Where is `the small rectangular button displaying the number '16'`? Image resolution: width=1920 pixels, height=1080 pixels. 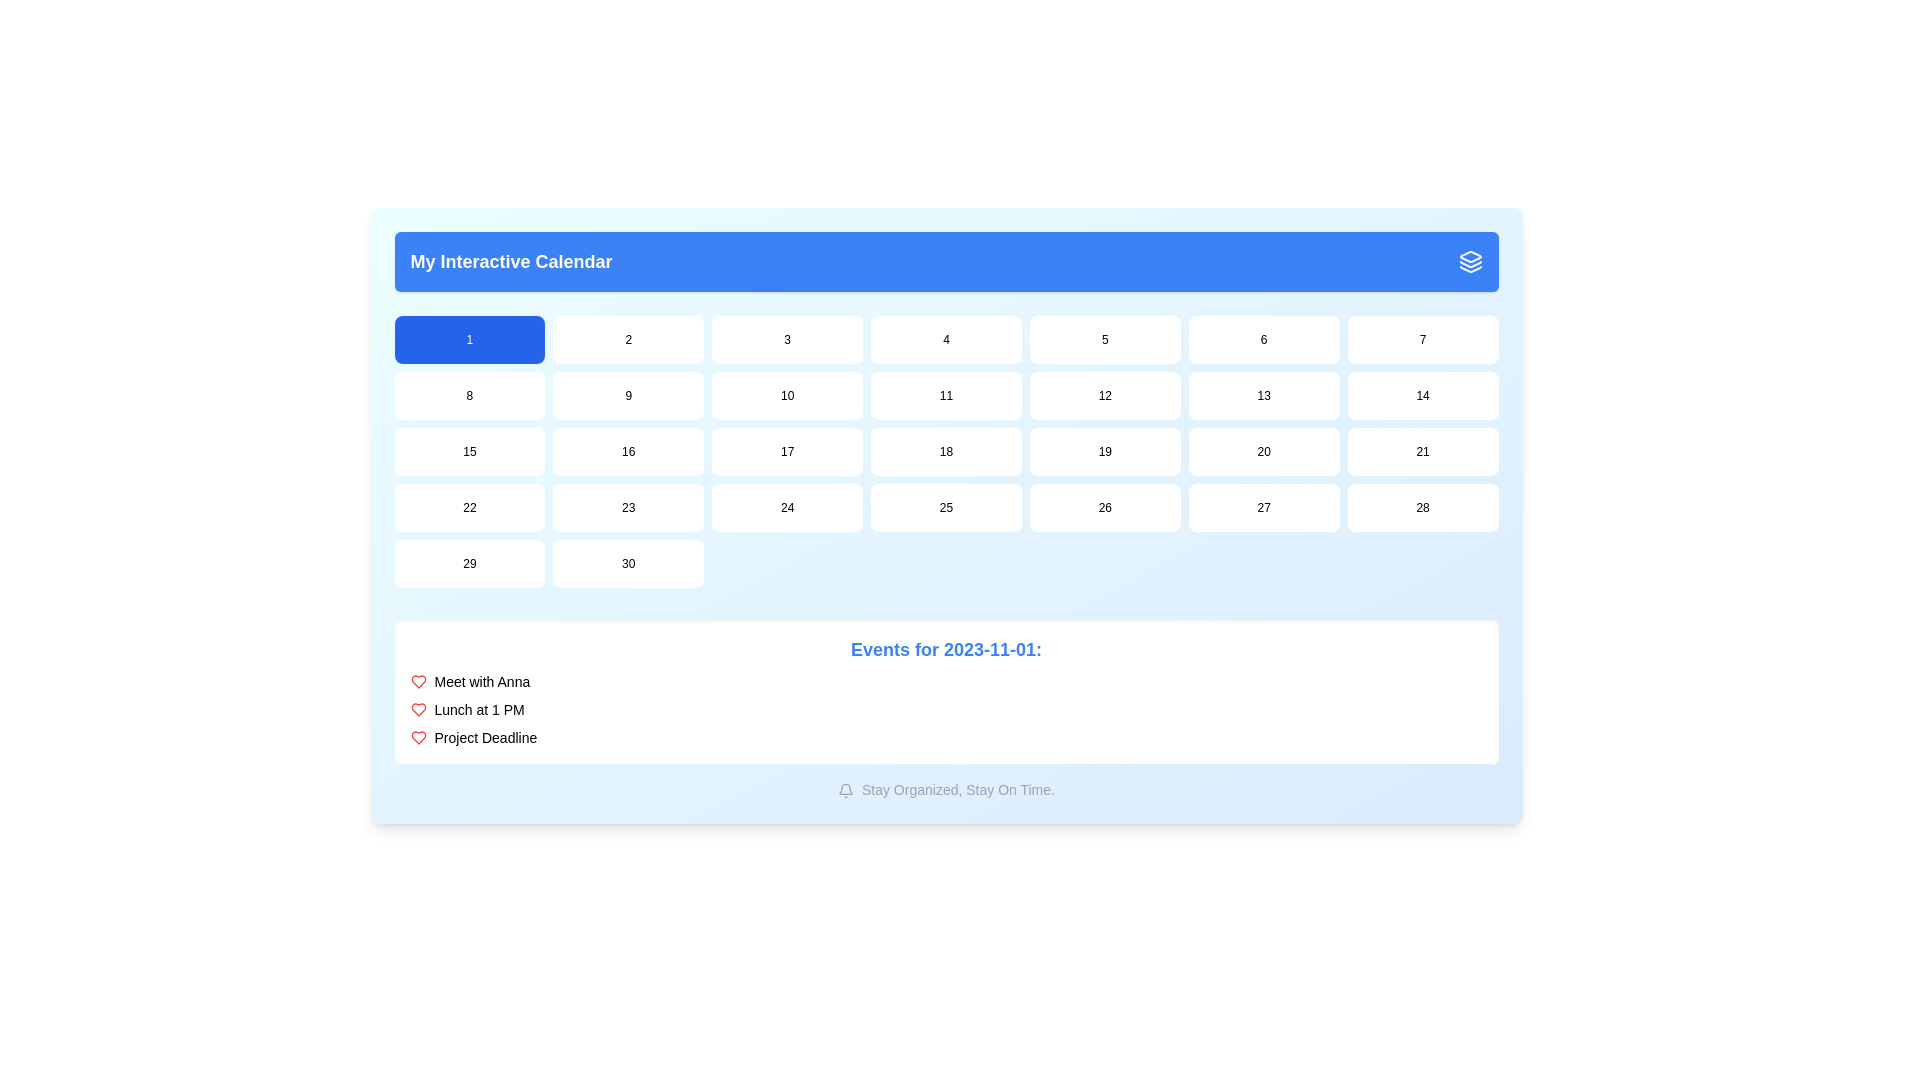 the small rectangular button displaying the number '16' is located at coordinates (627, 451).